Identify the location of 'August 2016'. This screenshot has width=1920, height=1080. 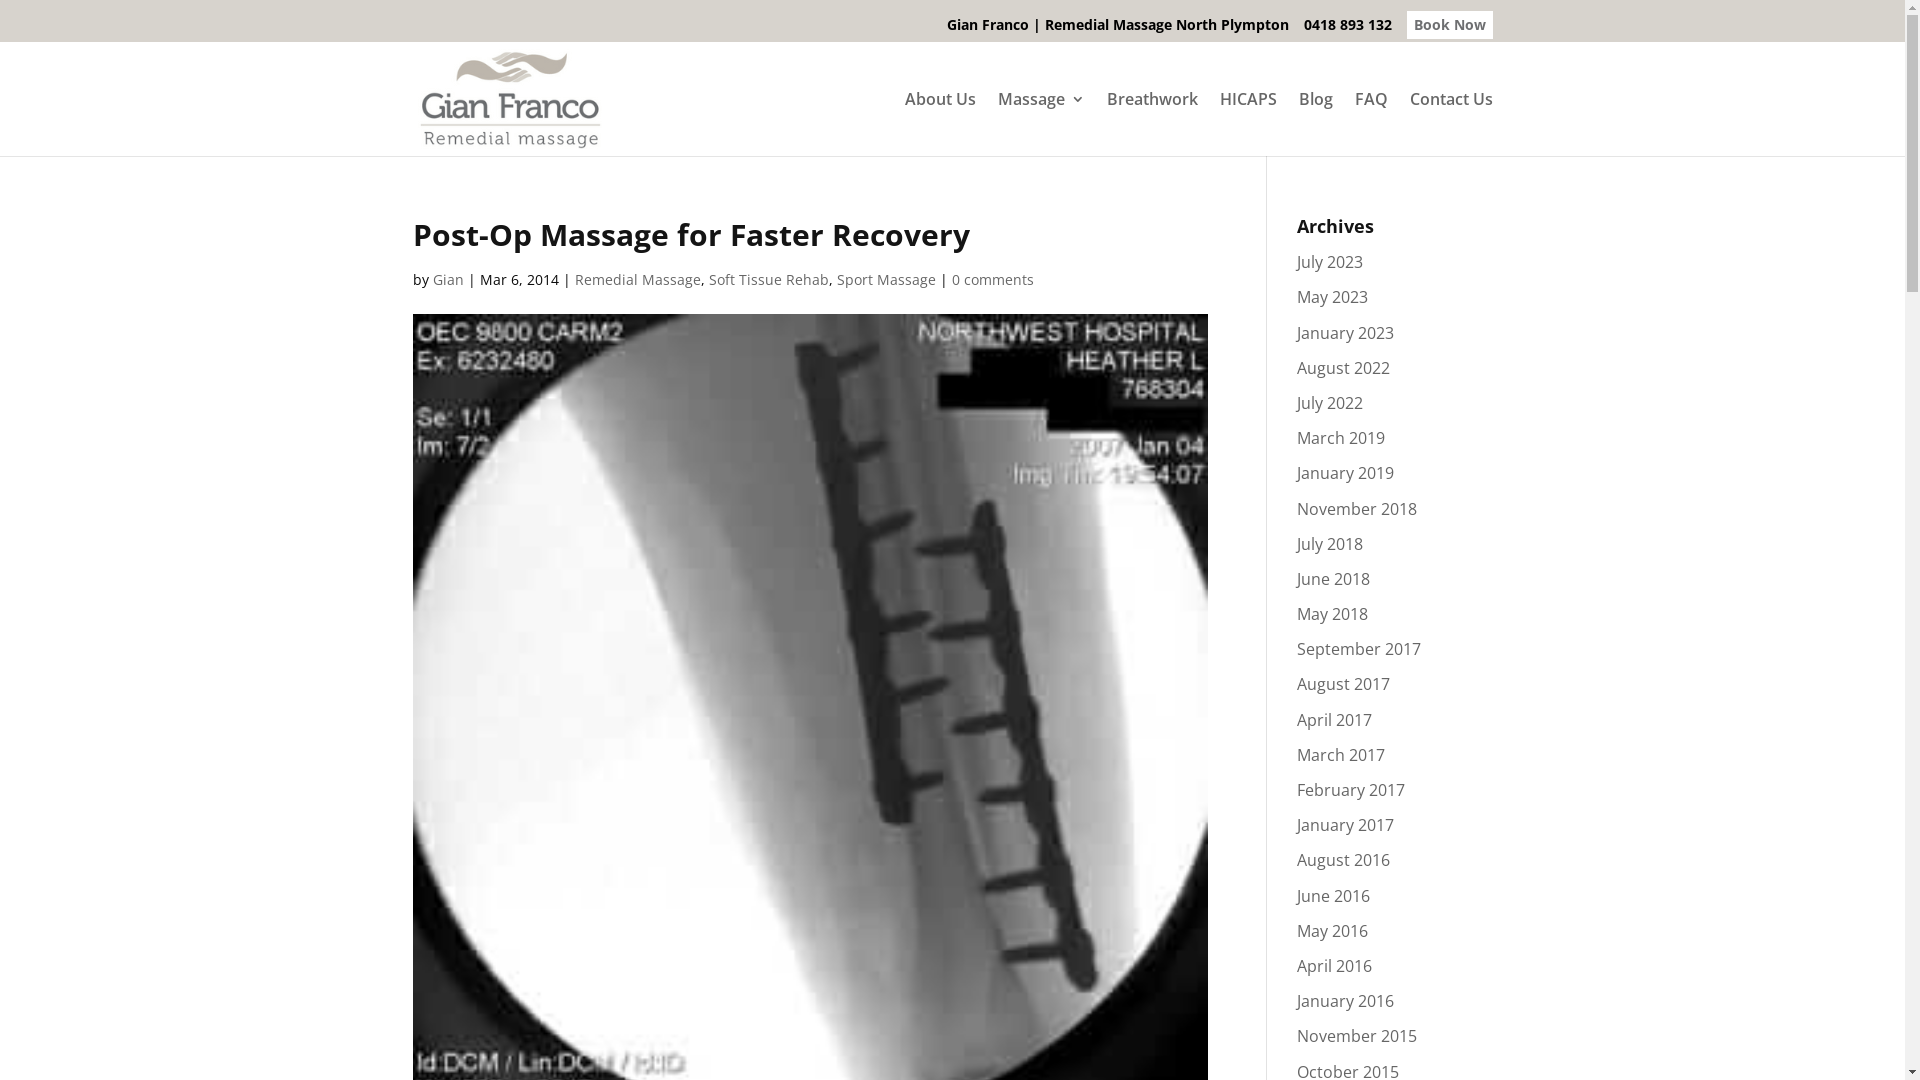
(1343, 859).